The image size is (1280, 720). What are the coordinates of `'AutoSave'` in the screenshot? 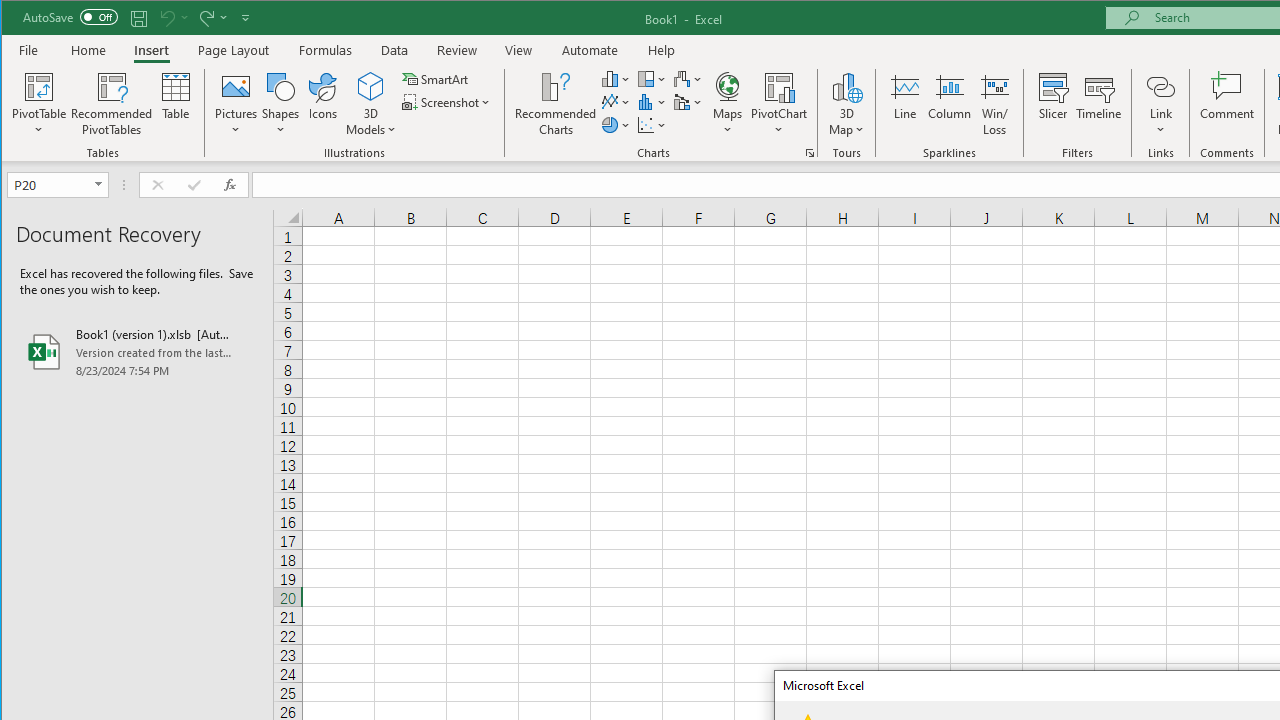 It's located at (70, 17).